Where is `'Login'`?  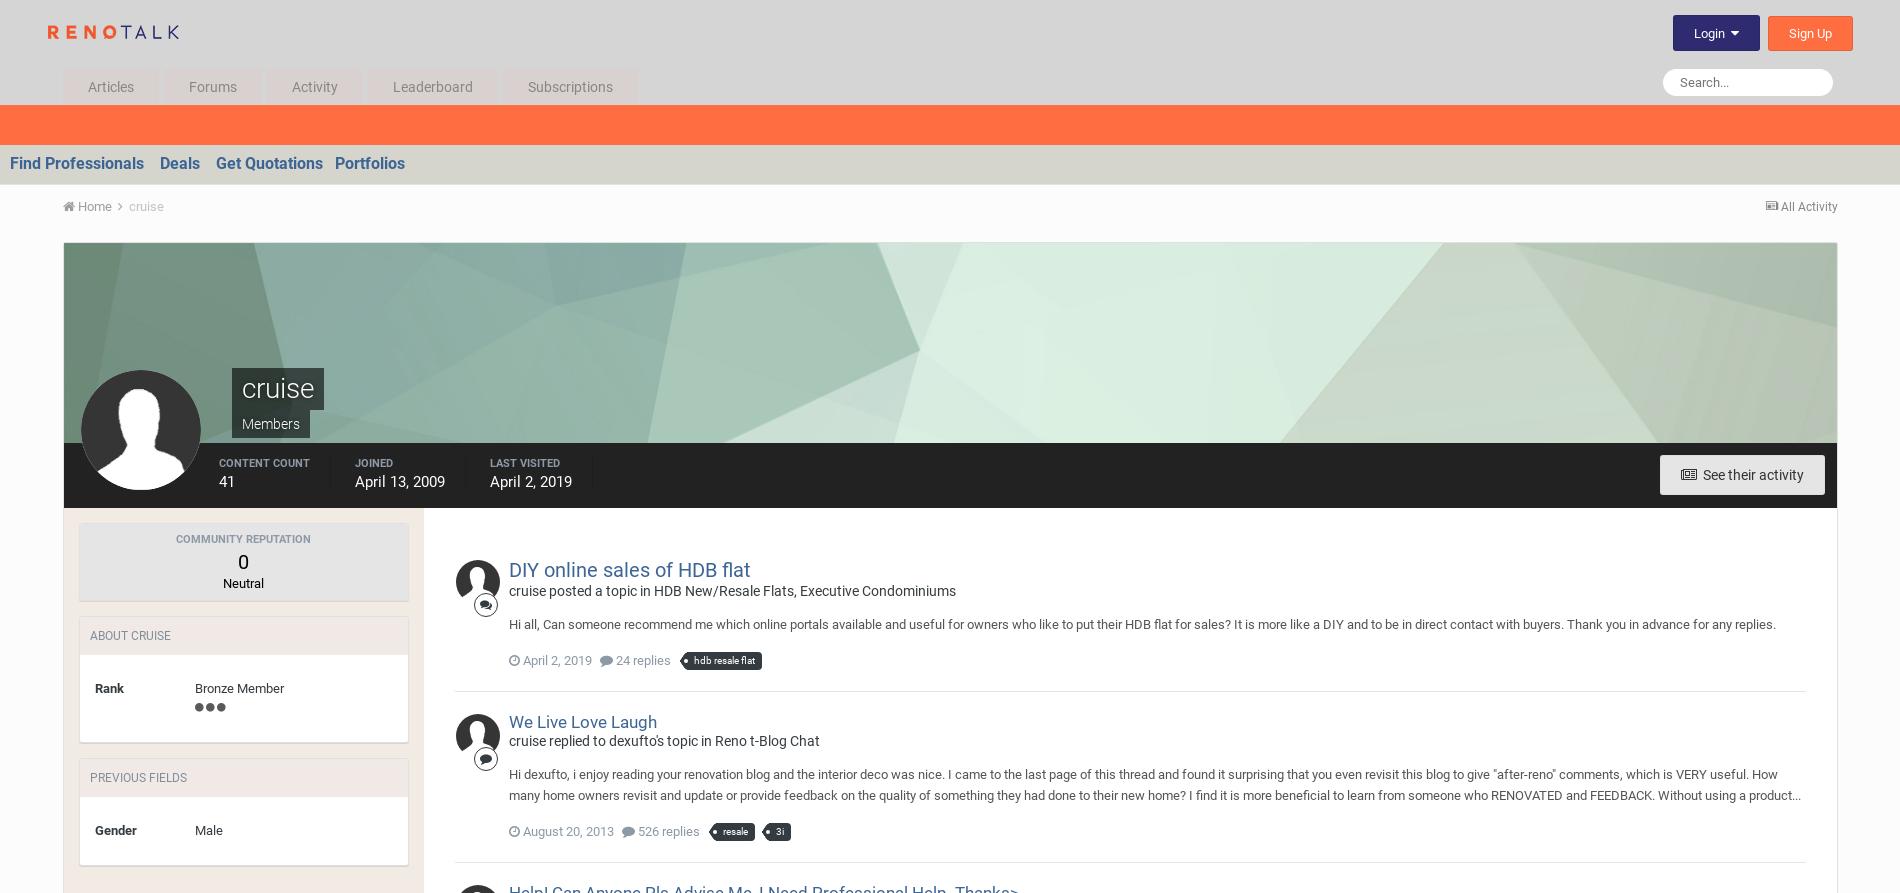 'Login' is located at coordinates (1710, 33).